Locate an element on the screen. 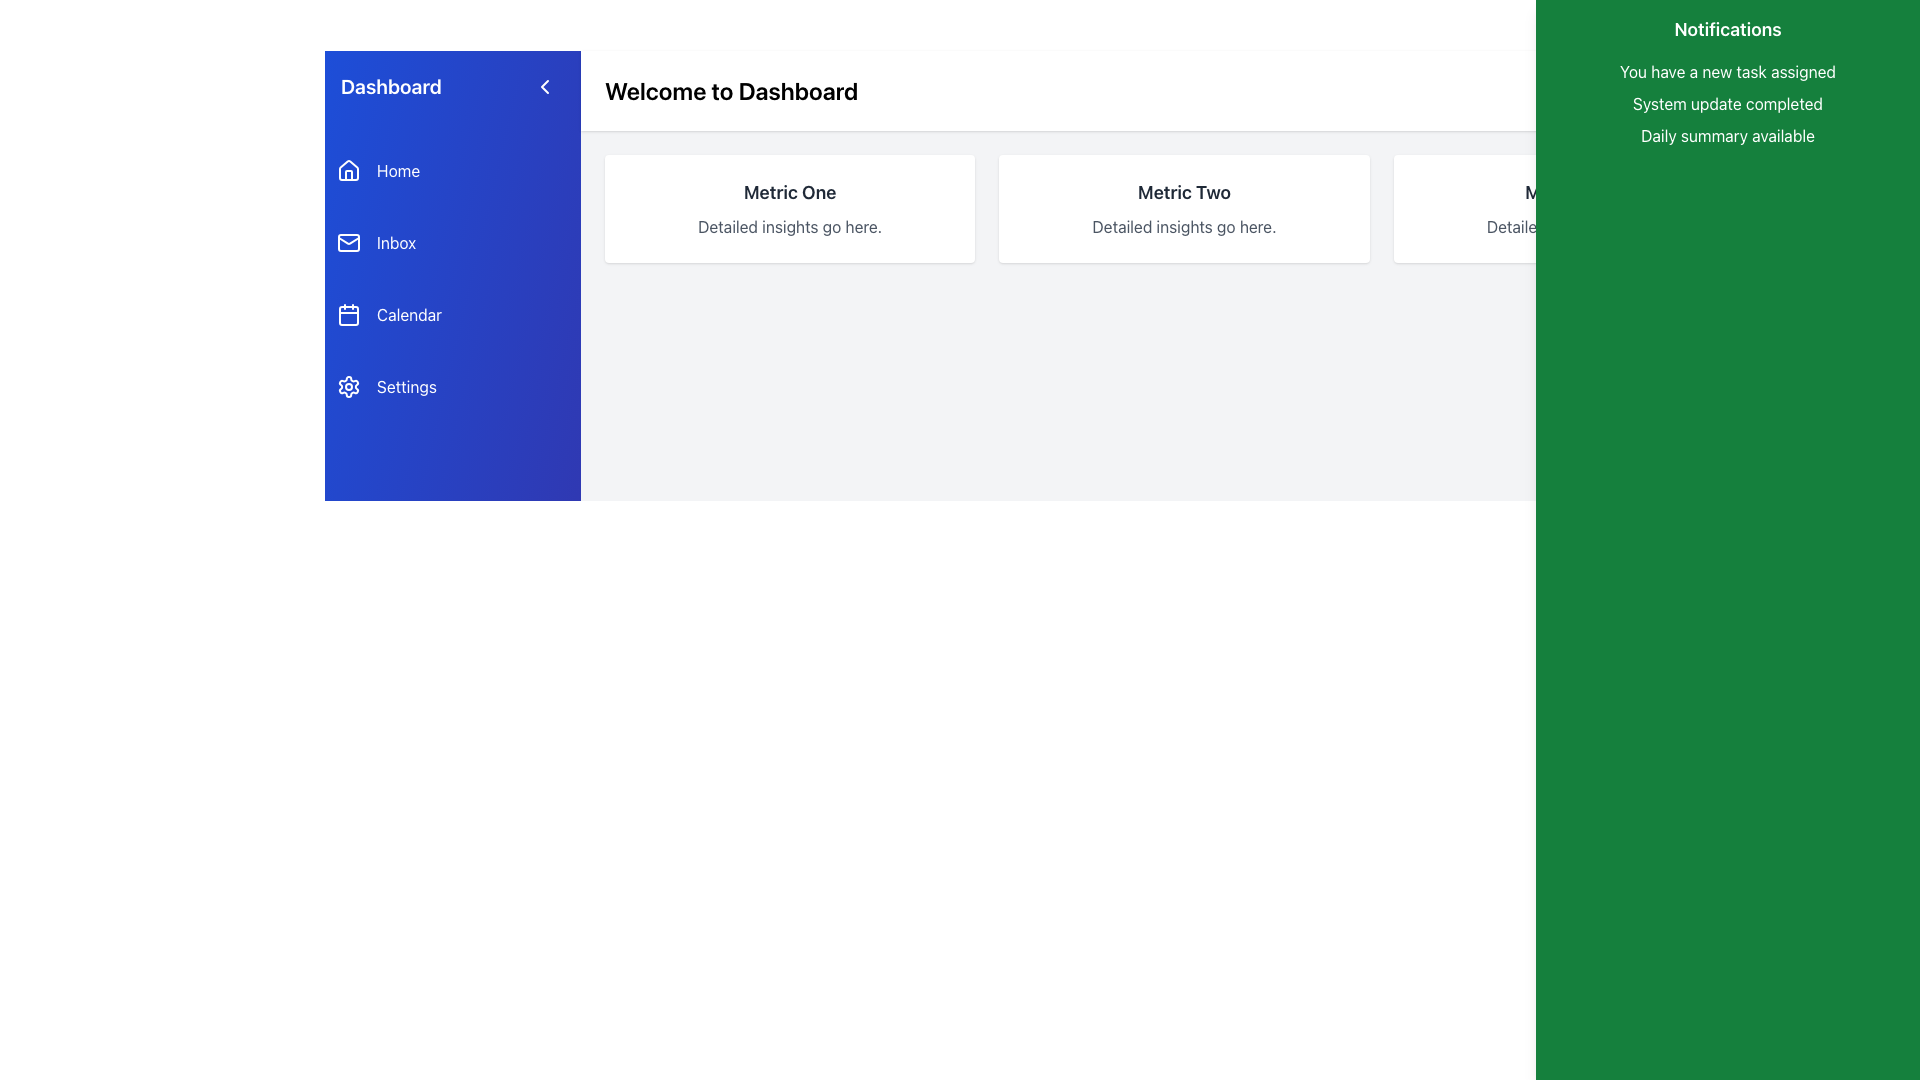 The image size is (1920, 1080). the 'Home' text label in the vertical navigation menu, which is styled in white font on a blue background and located next to a house icon is located at coordinates (398, 169).